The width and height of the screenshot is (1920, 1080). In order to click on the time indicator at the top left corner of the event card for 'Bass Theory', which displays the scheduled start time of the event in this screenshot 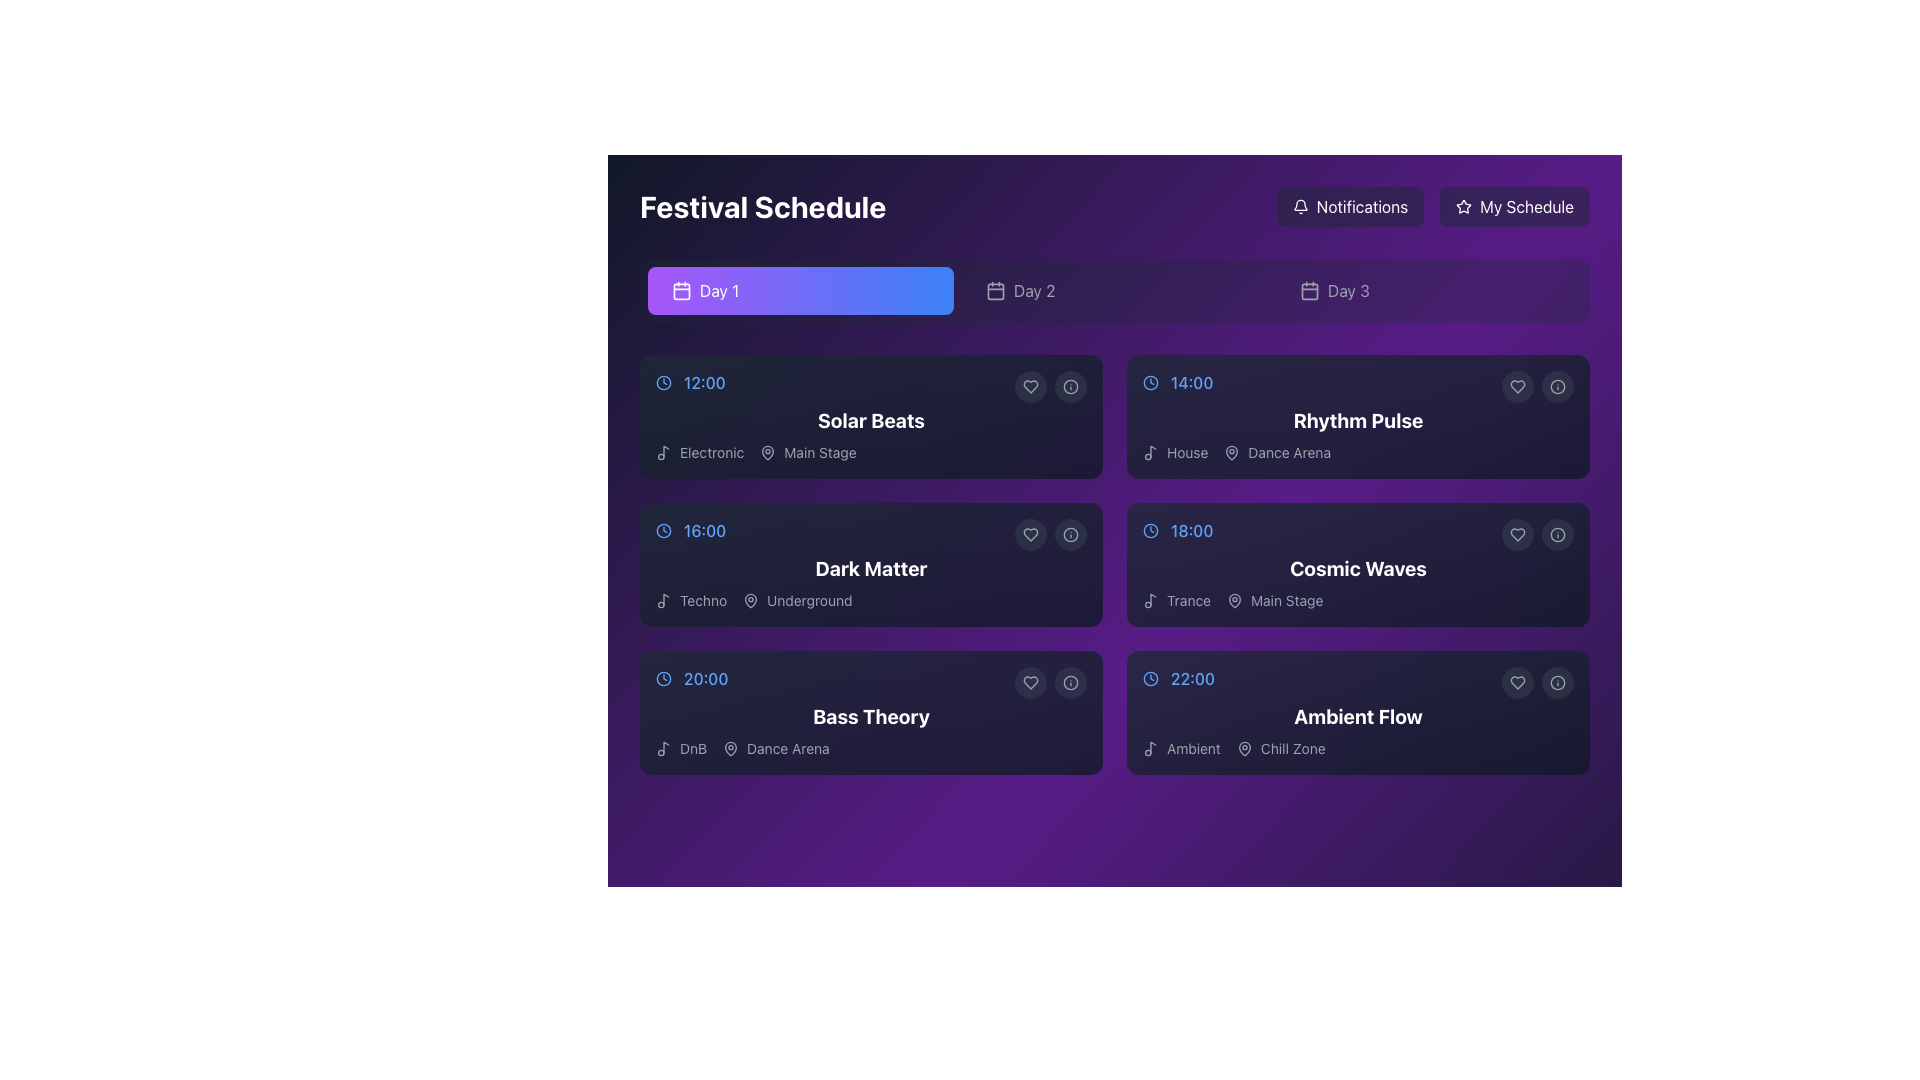, I will do `click(871, 677)`.